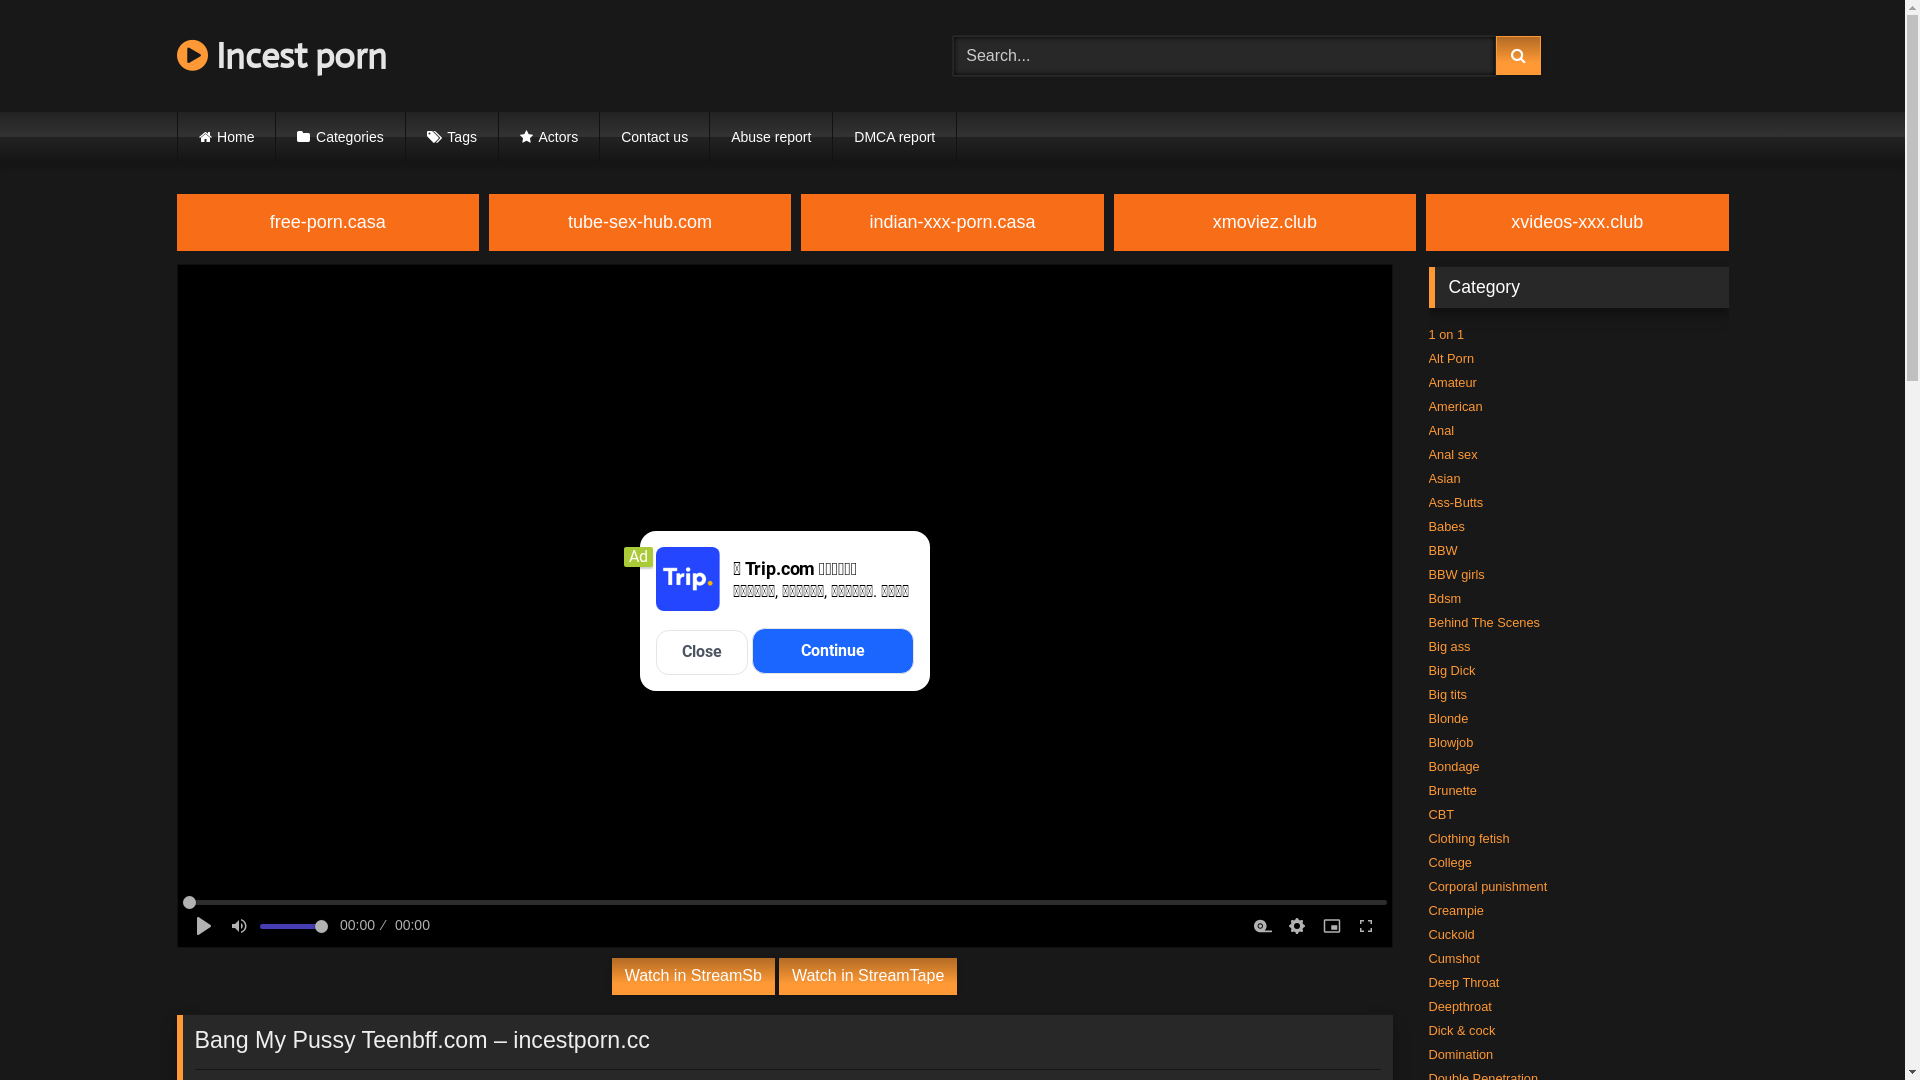 The width and height of the screenshot is (1920, 1080). What do you see at coordinates (1463, 981) in the screenshot?
I see `'Deep Throat'` at bounding box center [1463, 981].